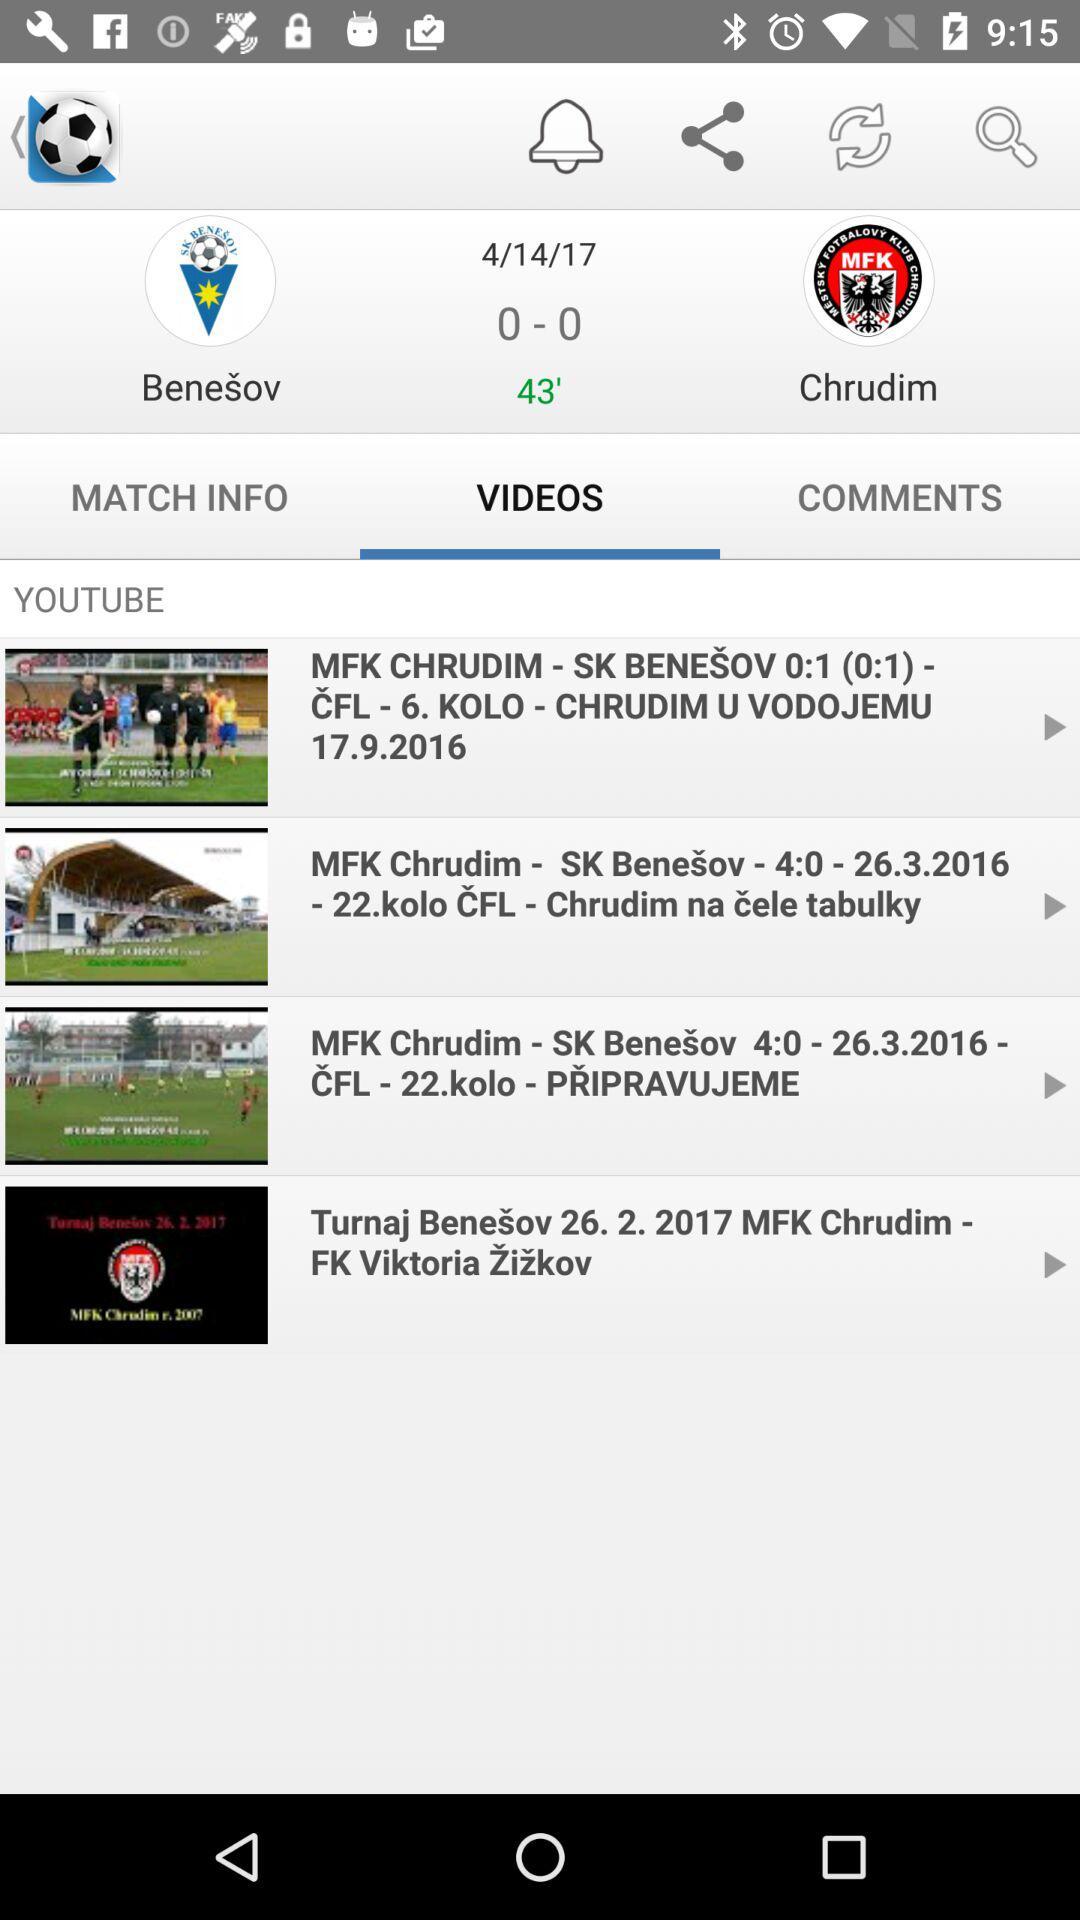  What do you see at coordinates (210, 279) in the screenshot?
I see `game gift` at bounding box center [210, 279].